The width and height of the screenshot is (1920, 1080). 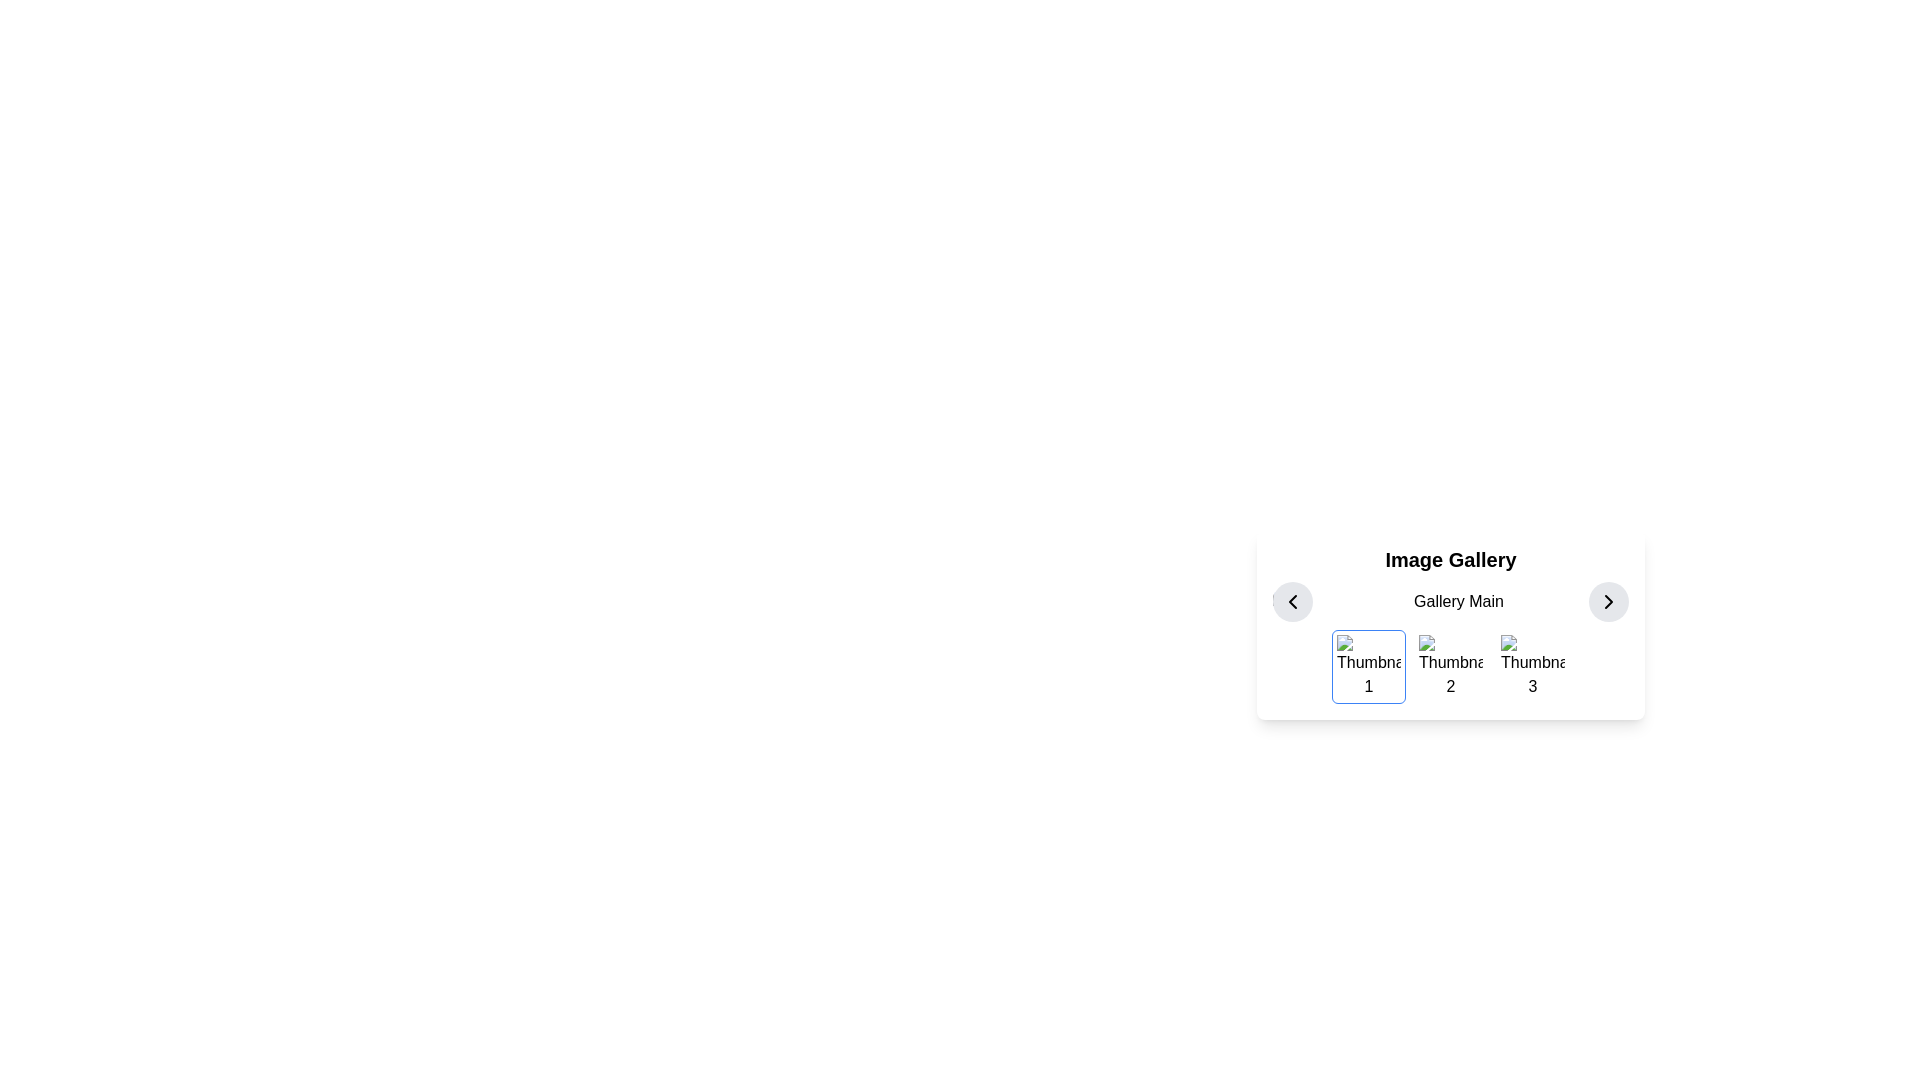 What do you see at coordinates (1450, 667) in the screenshot?
I see `the individual thumbnail in the Group of interactable image thumbnails located below the 'Gallery Main' title` at bounding box center [1450, 667].